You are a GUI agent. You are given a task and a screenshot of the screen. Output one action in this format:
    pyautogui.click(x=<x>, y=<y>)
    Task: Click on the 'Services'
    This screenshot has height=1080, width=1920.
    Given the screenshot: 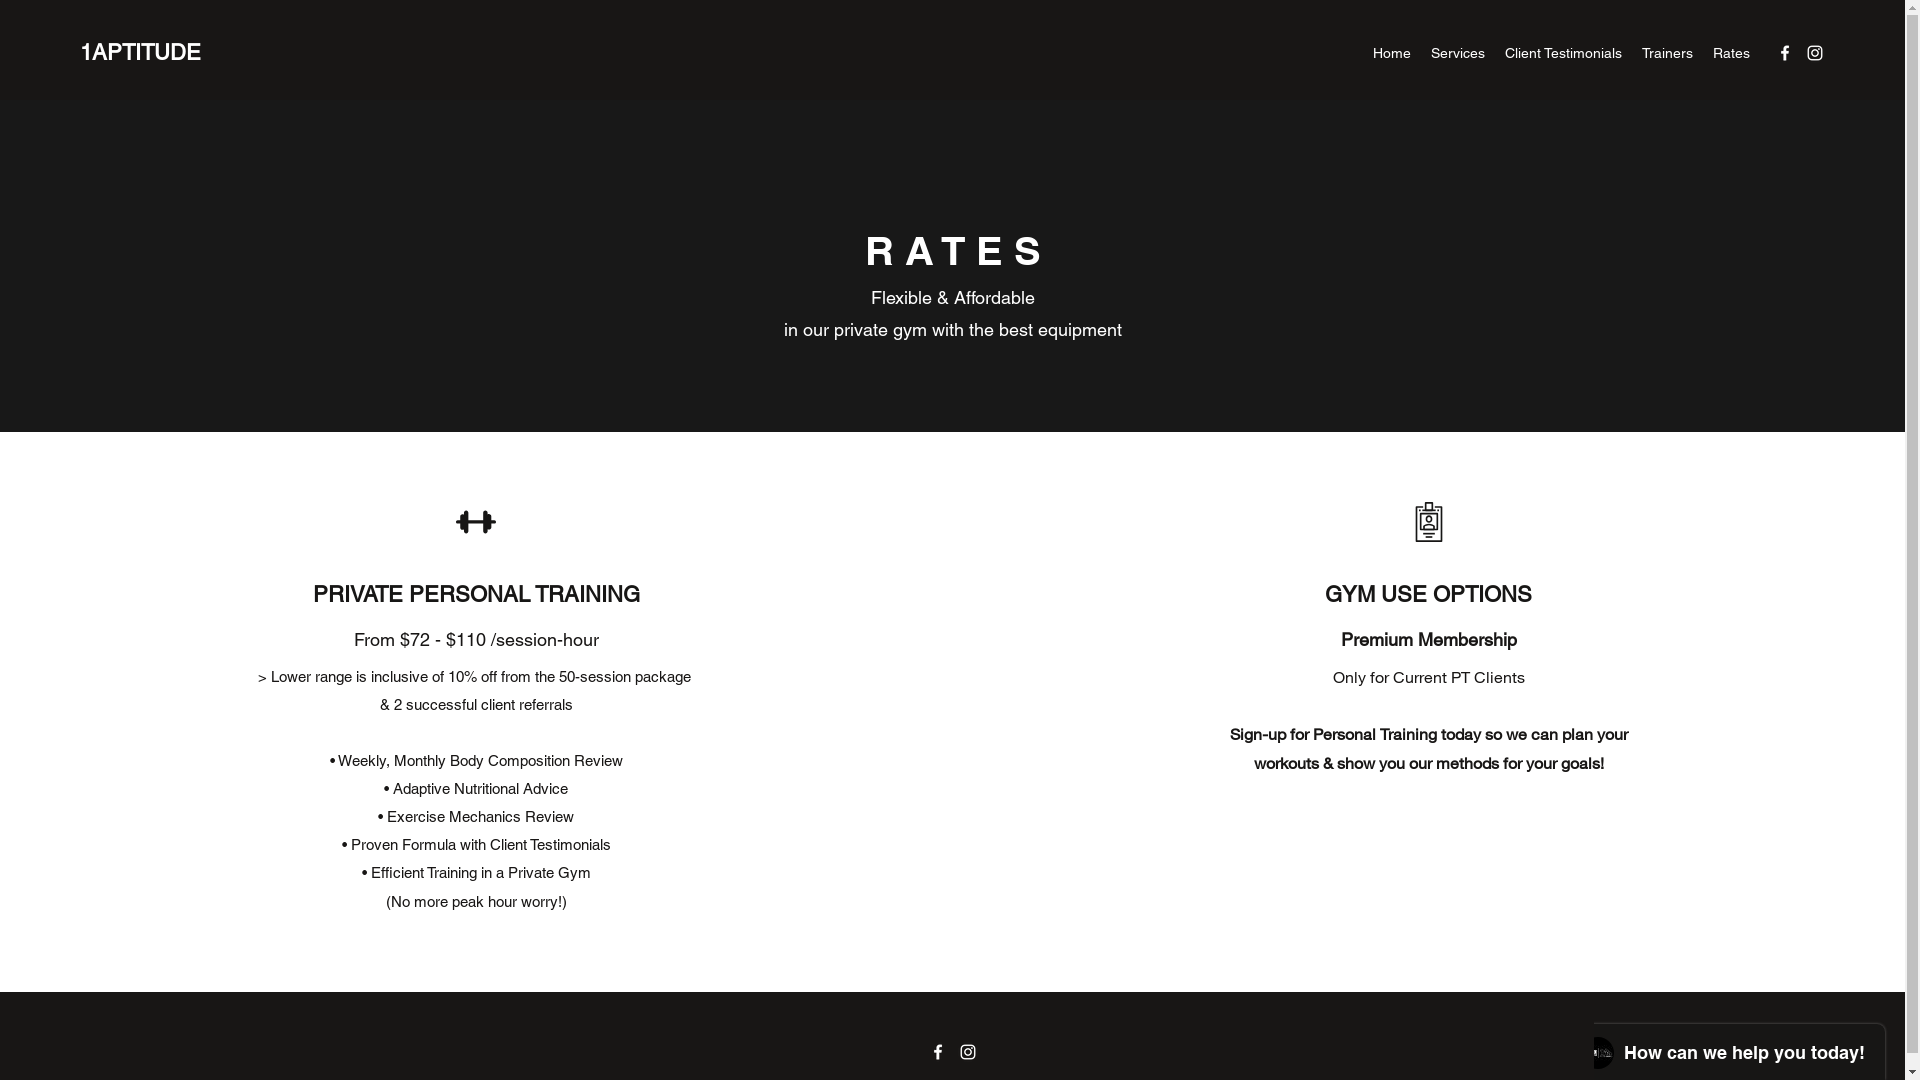 What is the action you would take?
    pyautogui.click(x=1458, y=52)
    